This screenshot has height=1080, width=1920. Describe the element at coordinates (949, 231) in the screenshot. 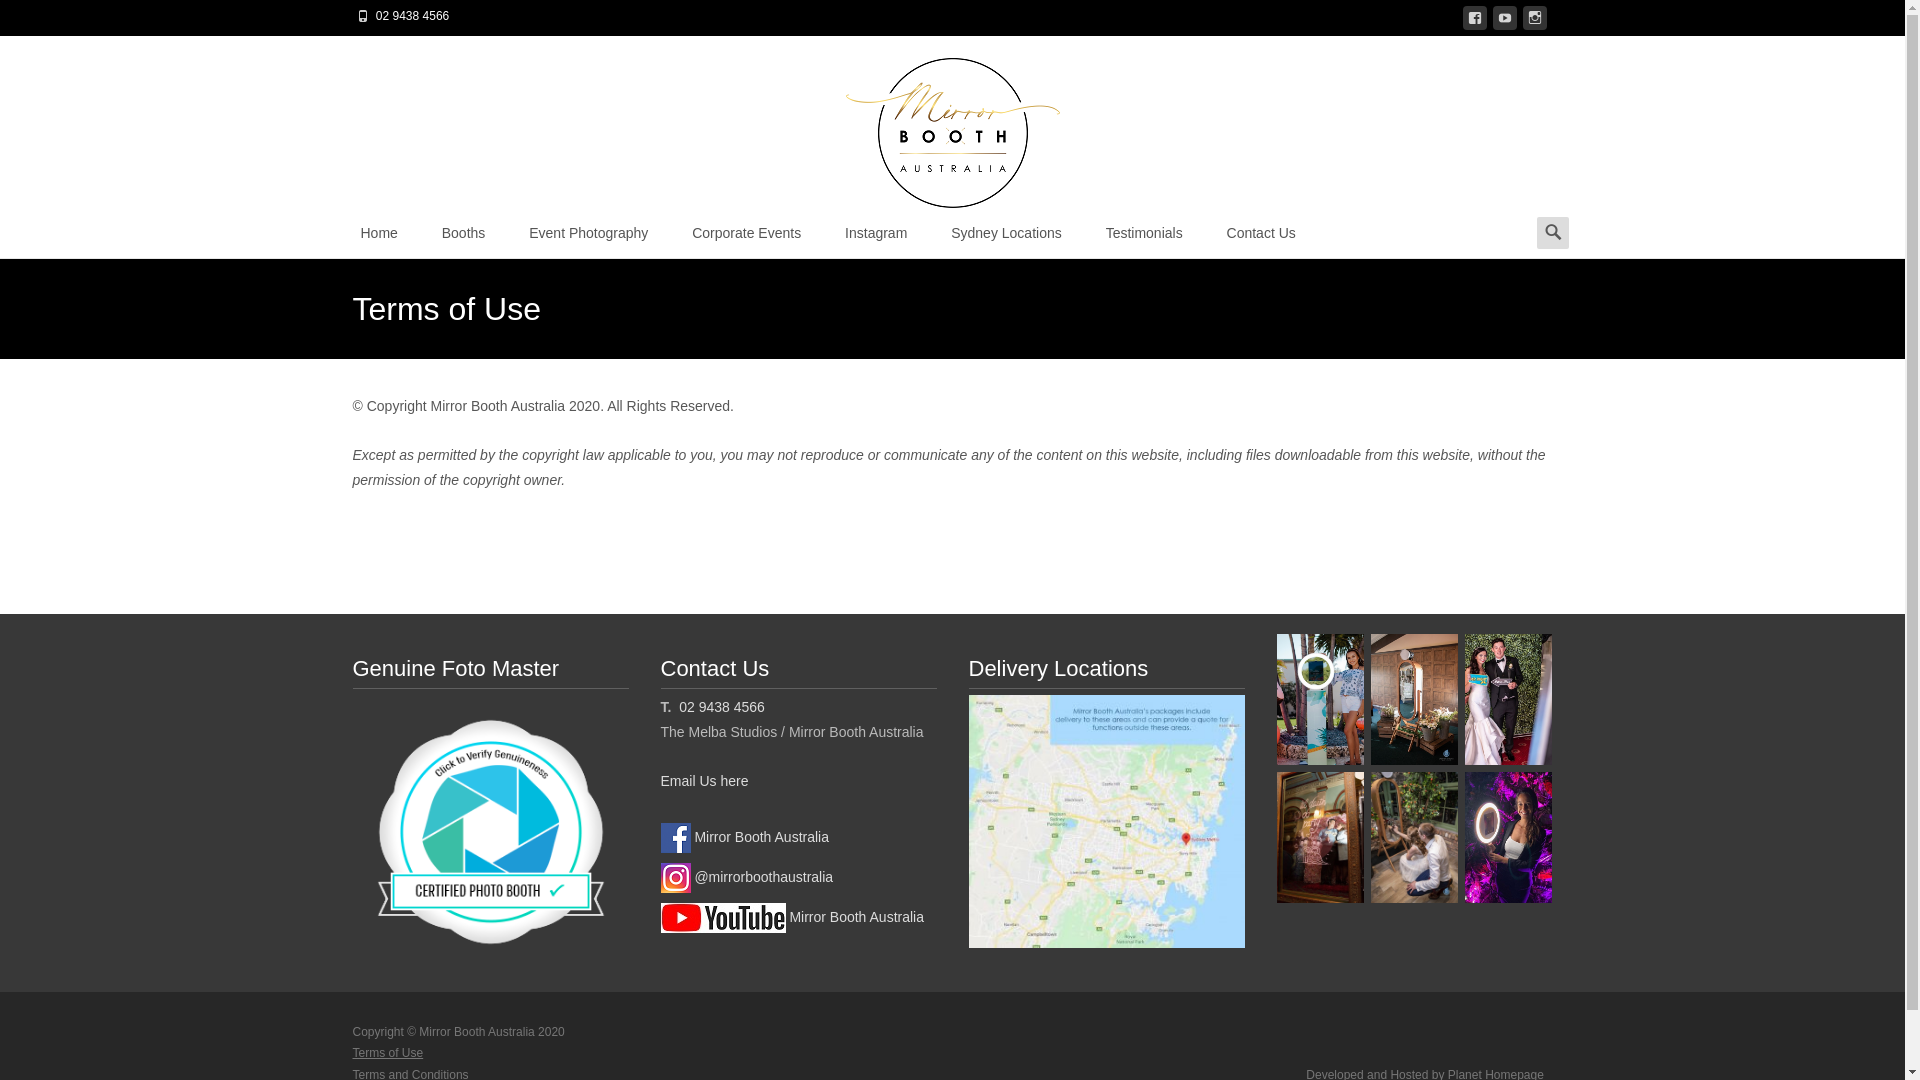

I see `'Sydney Locations'` at that location.